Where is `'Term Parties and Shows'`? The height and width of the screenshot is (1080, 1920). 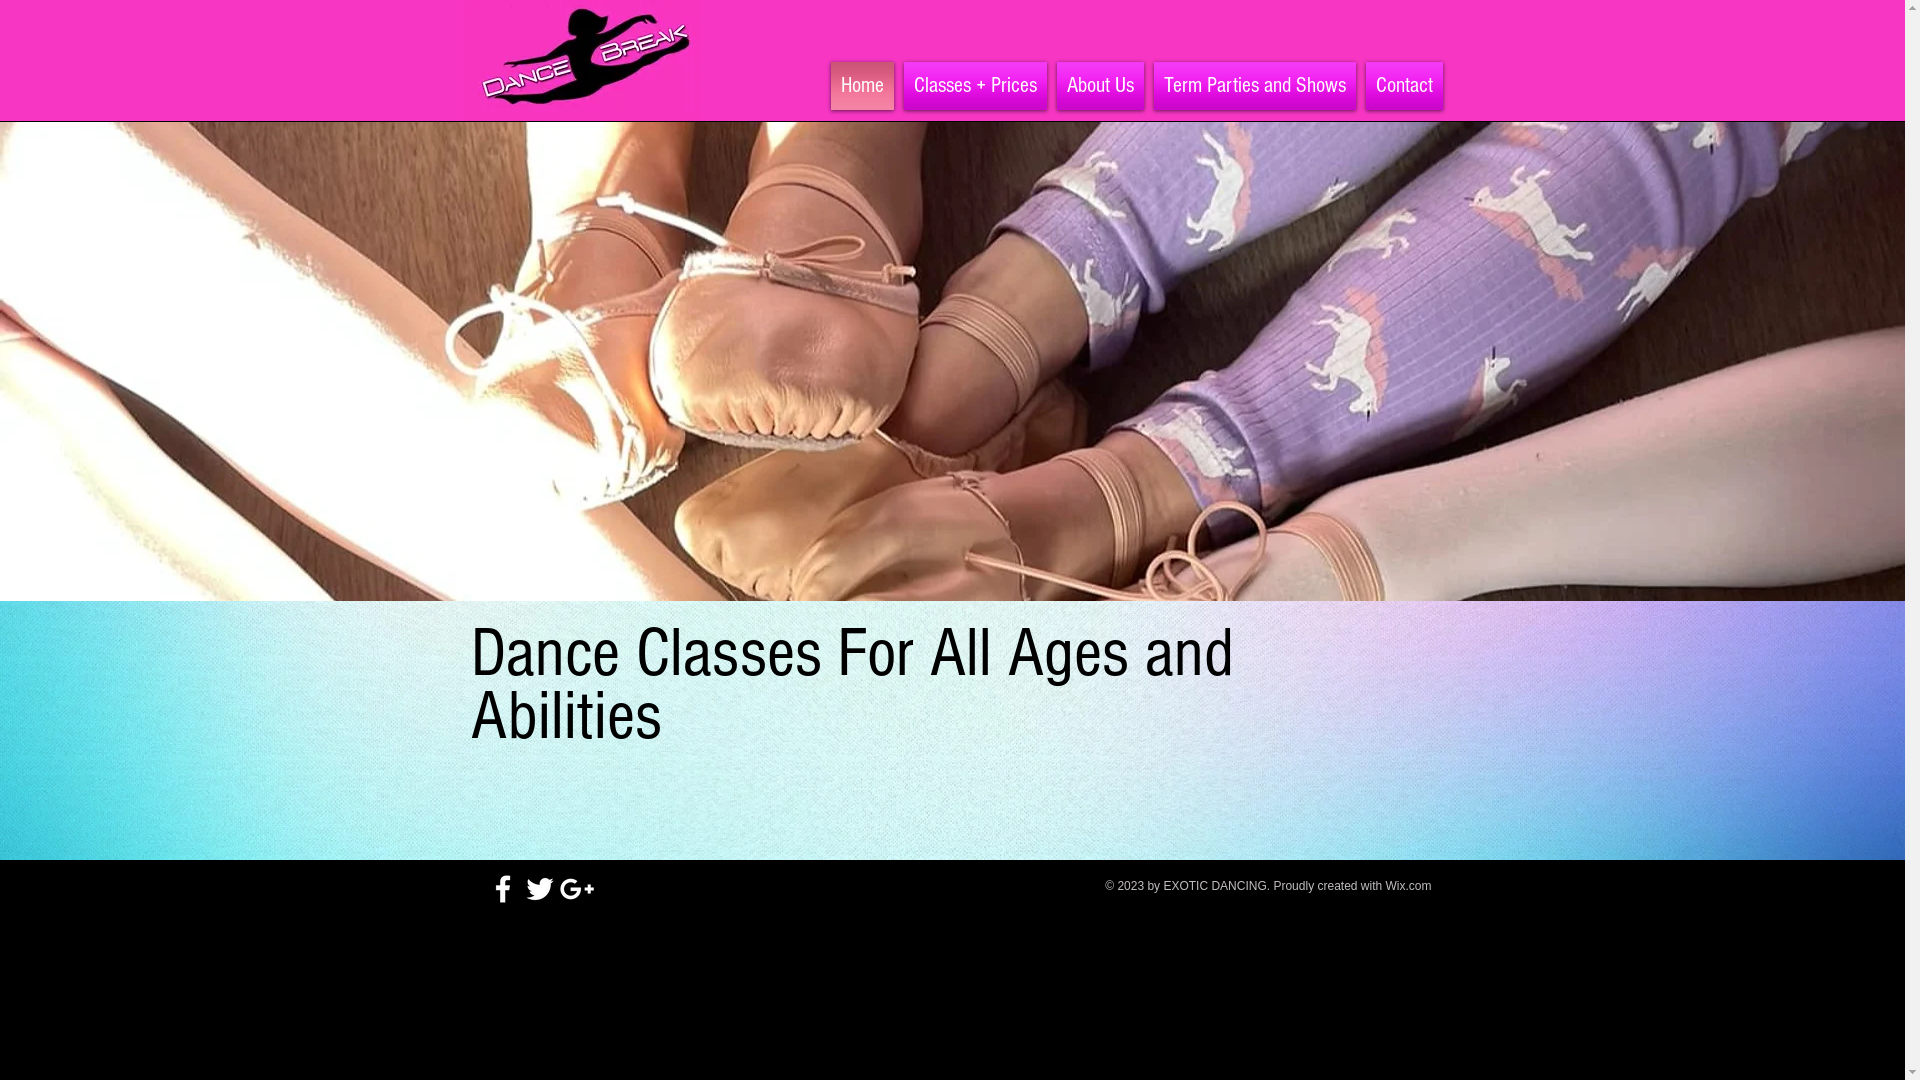 'Term Parties and Shows' is located at coordinates (1252, 84).